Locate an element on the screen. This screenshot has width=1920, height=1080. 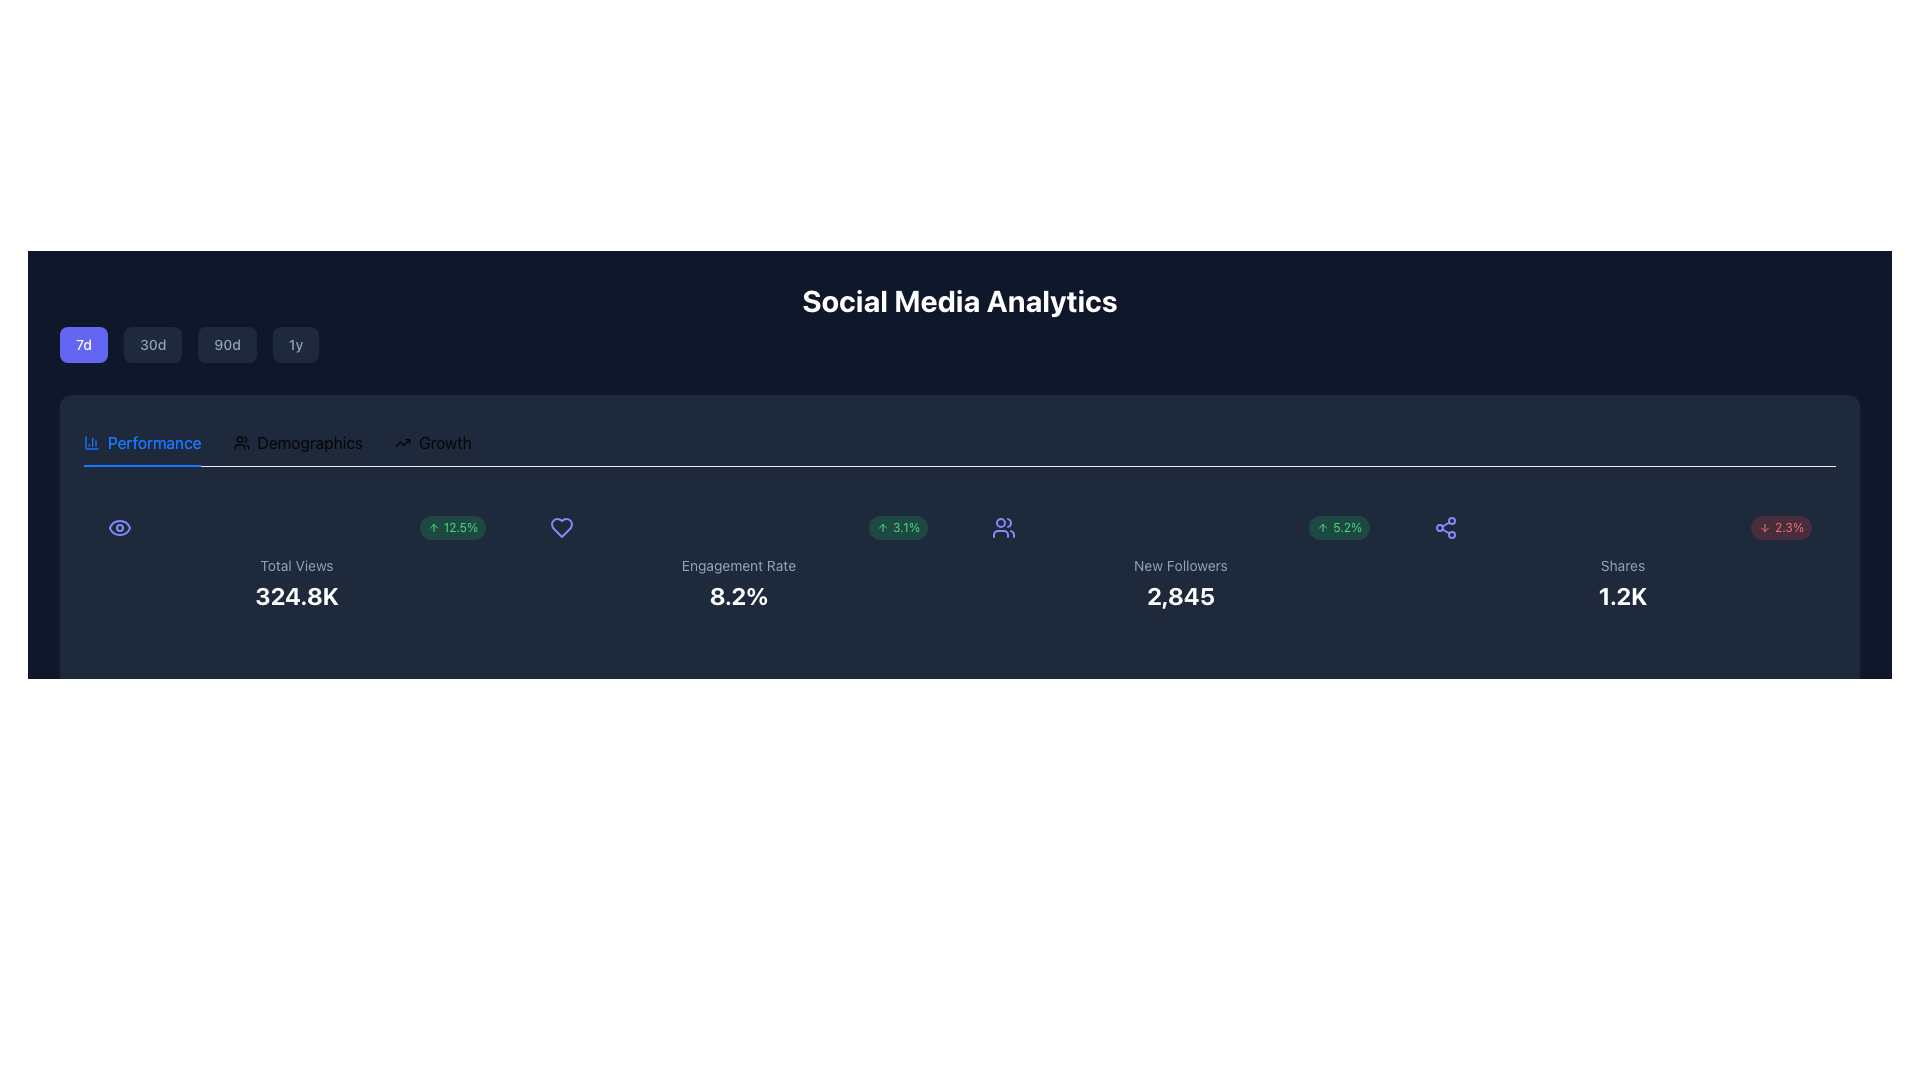
the label indicating 'Shares', which is positioned below the shares icon and above the numerical value of 1.2K is located at coordinates (1622, 566).